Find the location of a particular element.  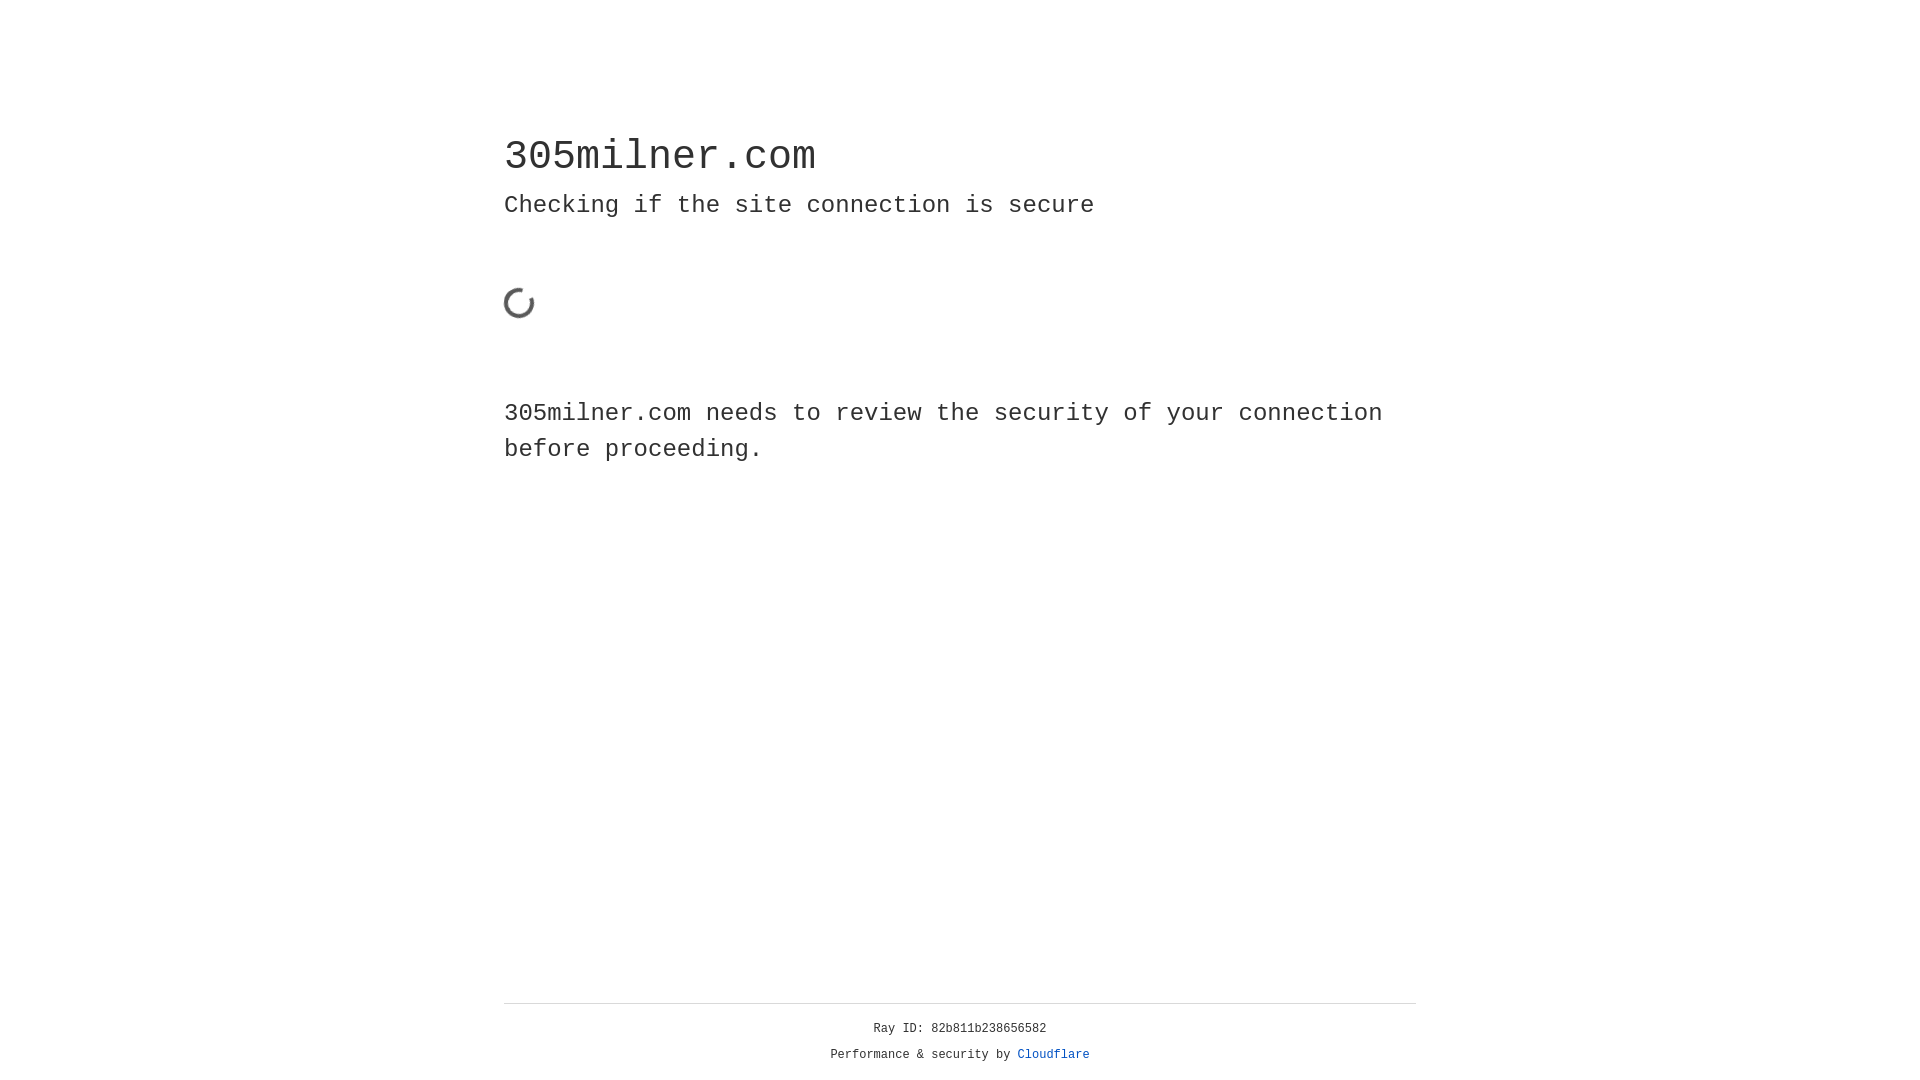

'Cloudflare' is located at coordinates (1053, 1054).